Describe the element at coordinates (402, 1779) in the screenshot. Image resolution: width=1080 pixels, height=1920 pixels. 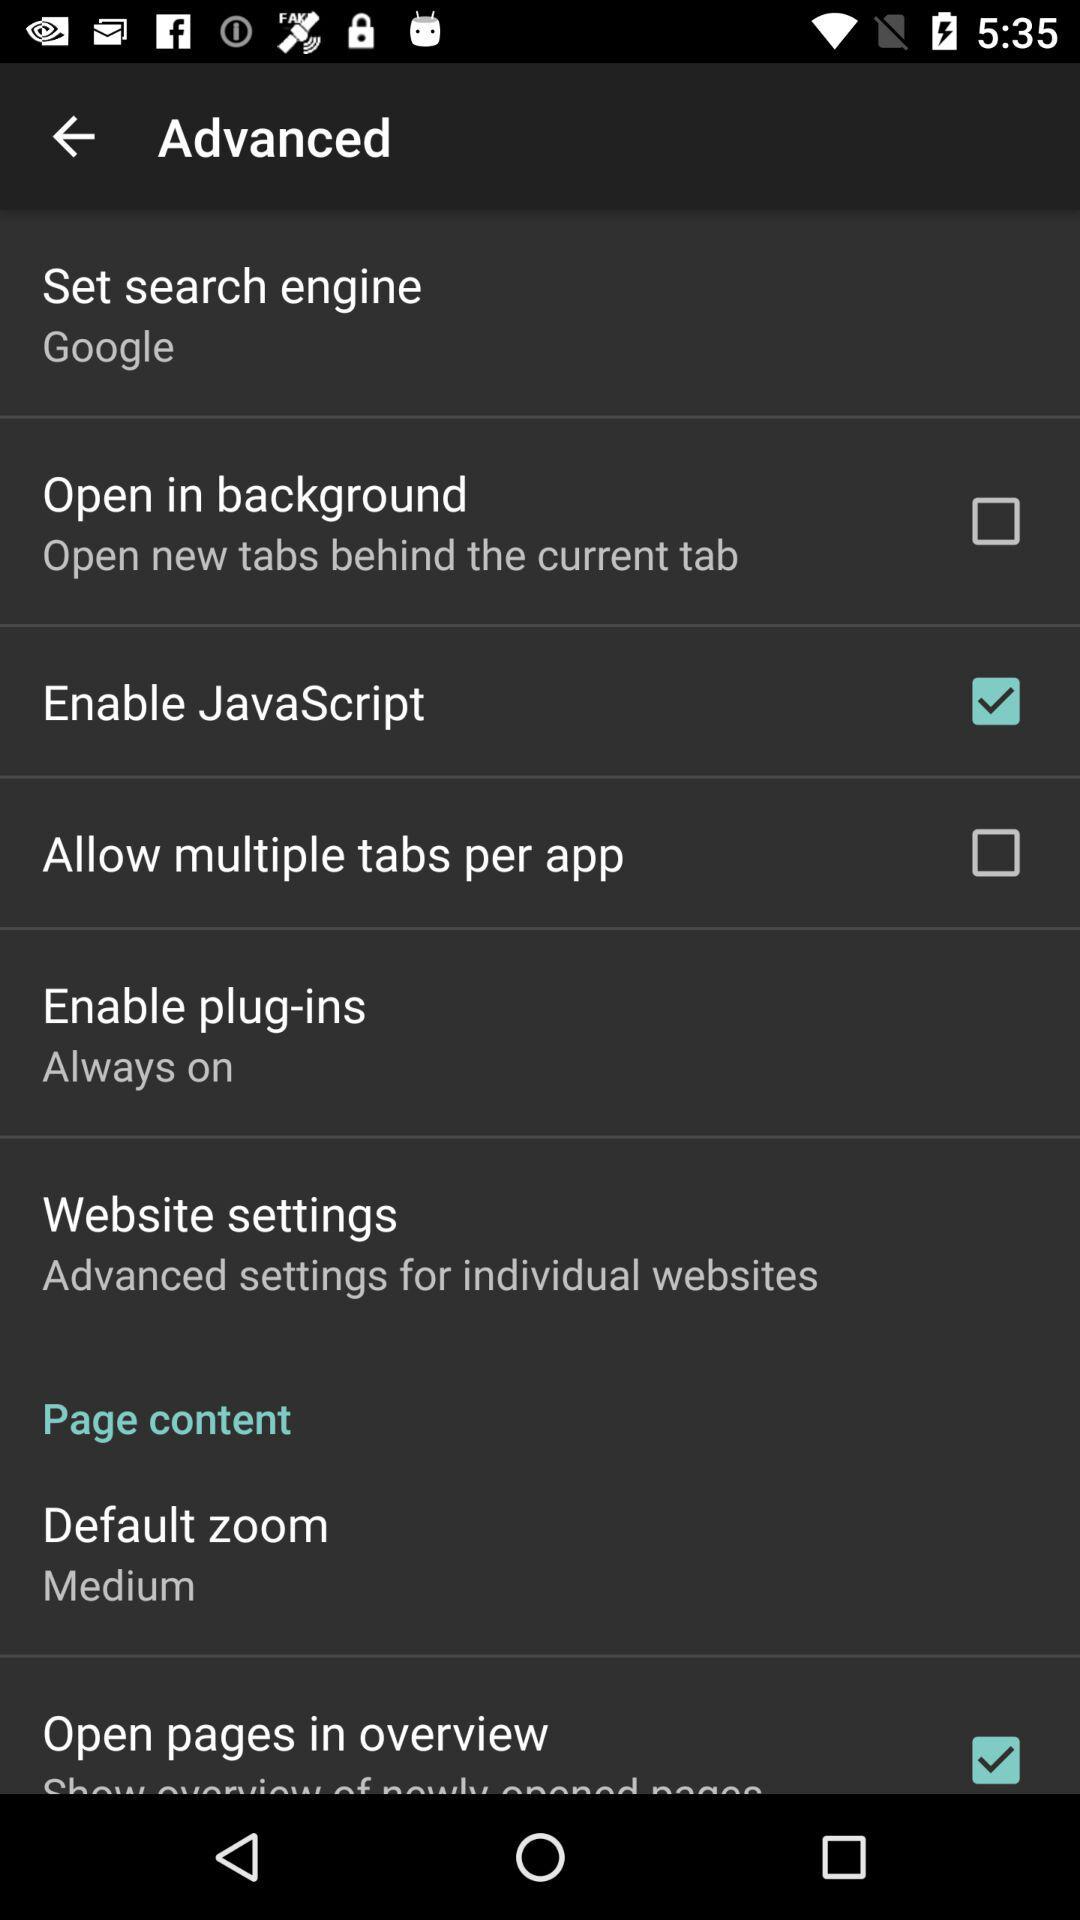
I see `show overview of item` at that location.